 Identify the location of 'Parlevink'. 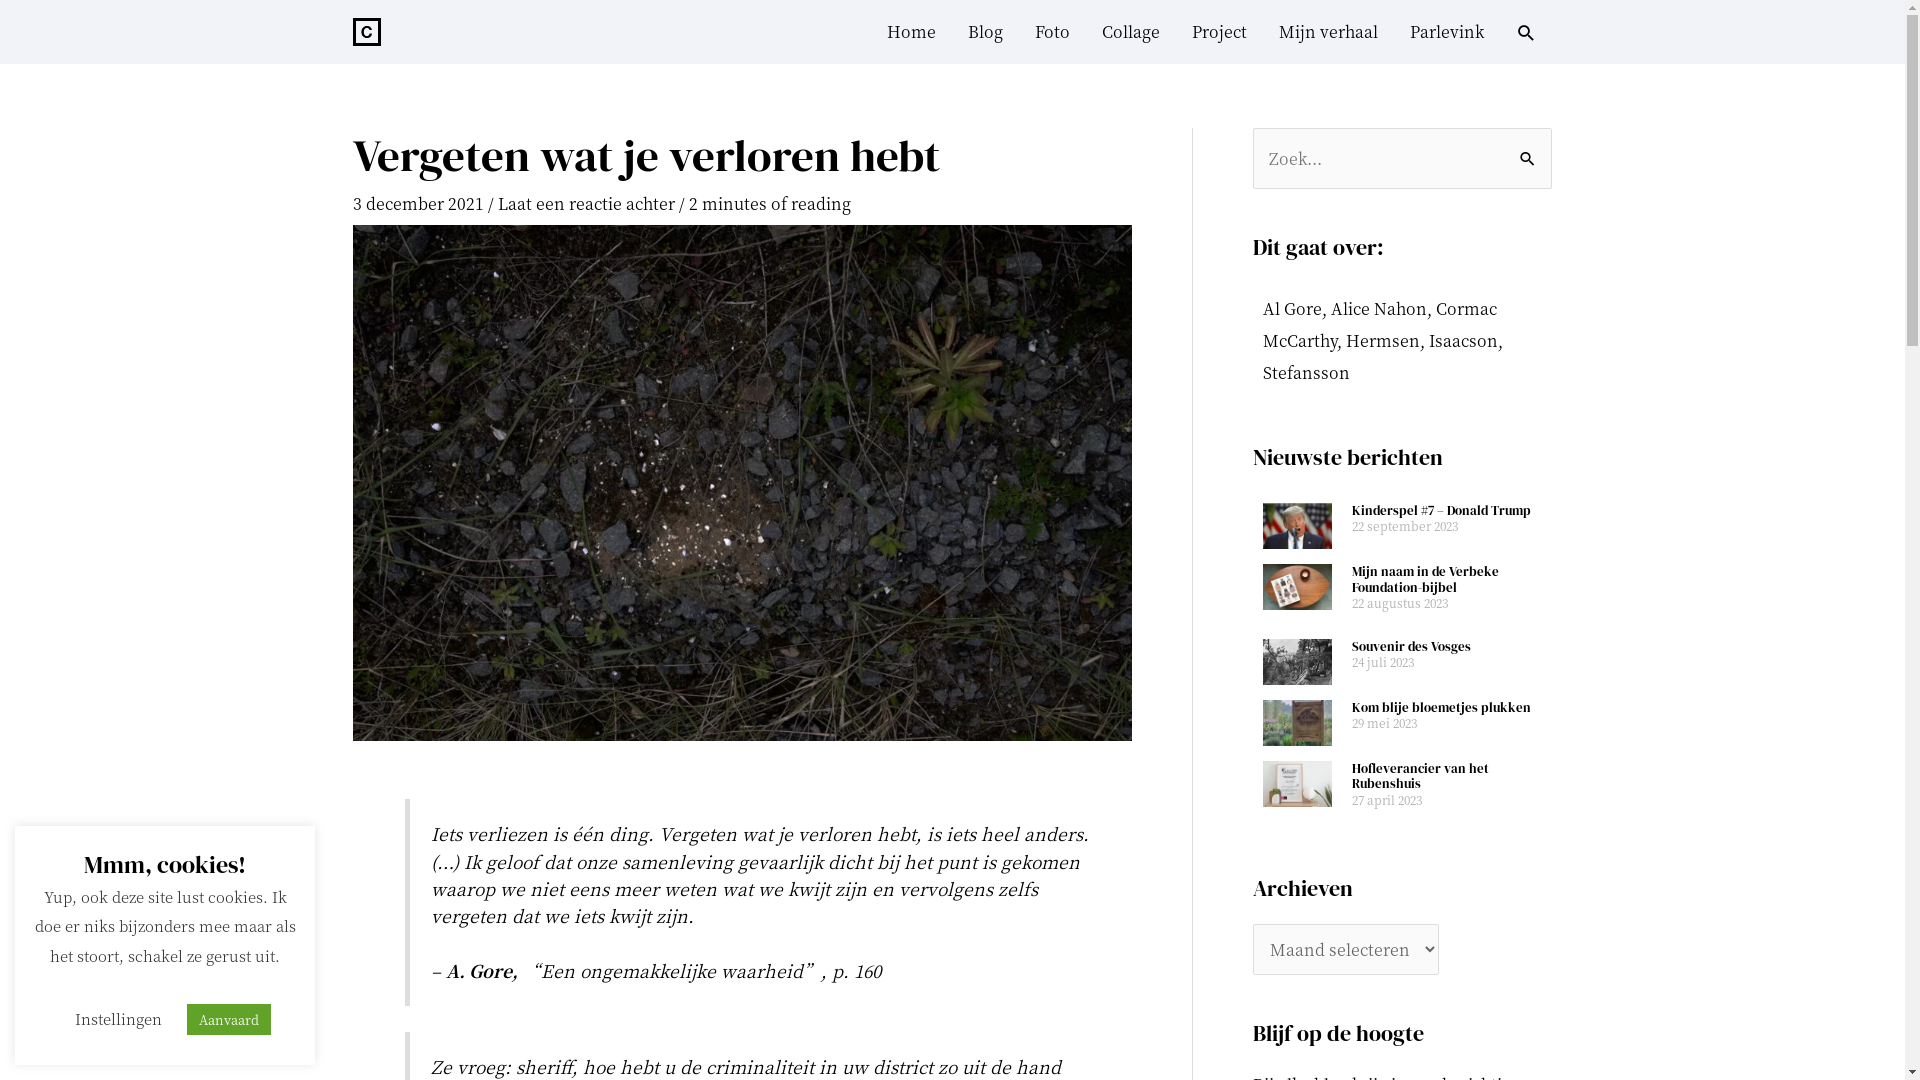
(1446, 31).